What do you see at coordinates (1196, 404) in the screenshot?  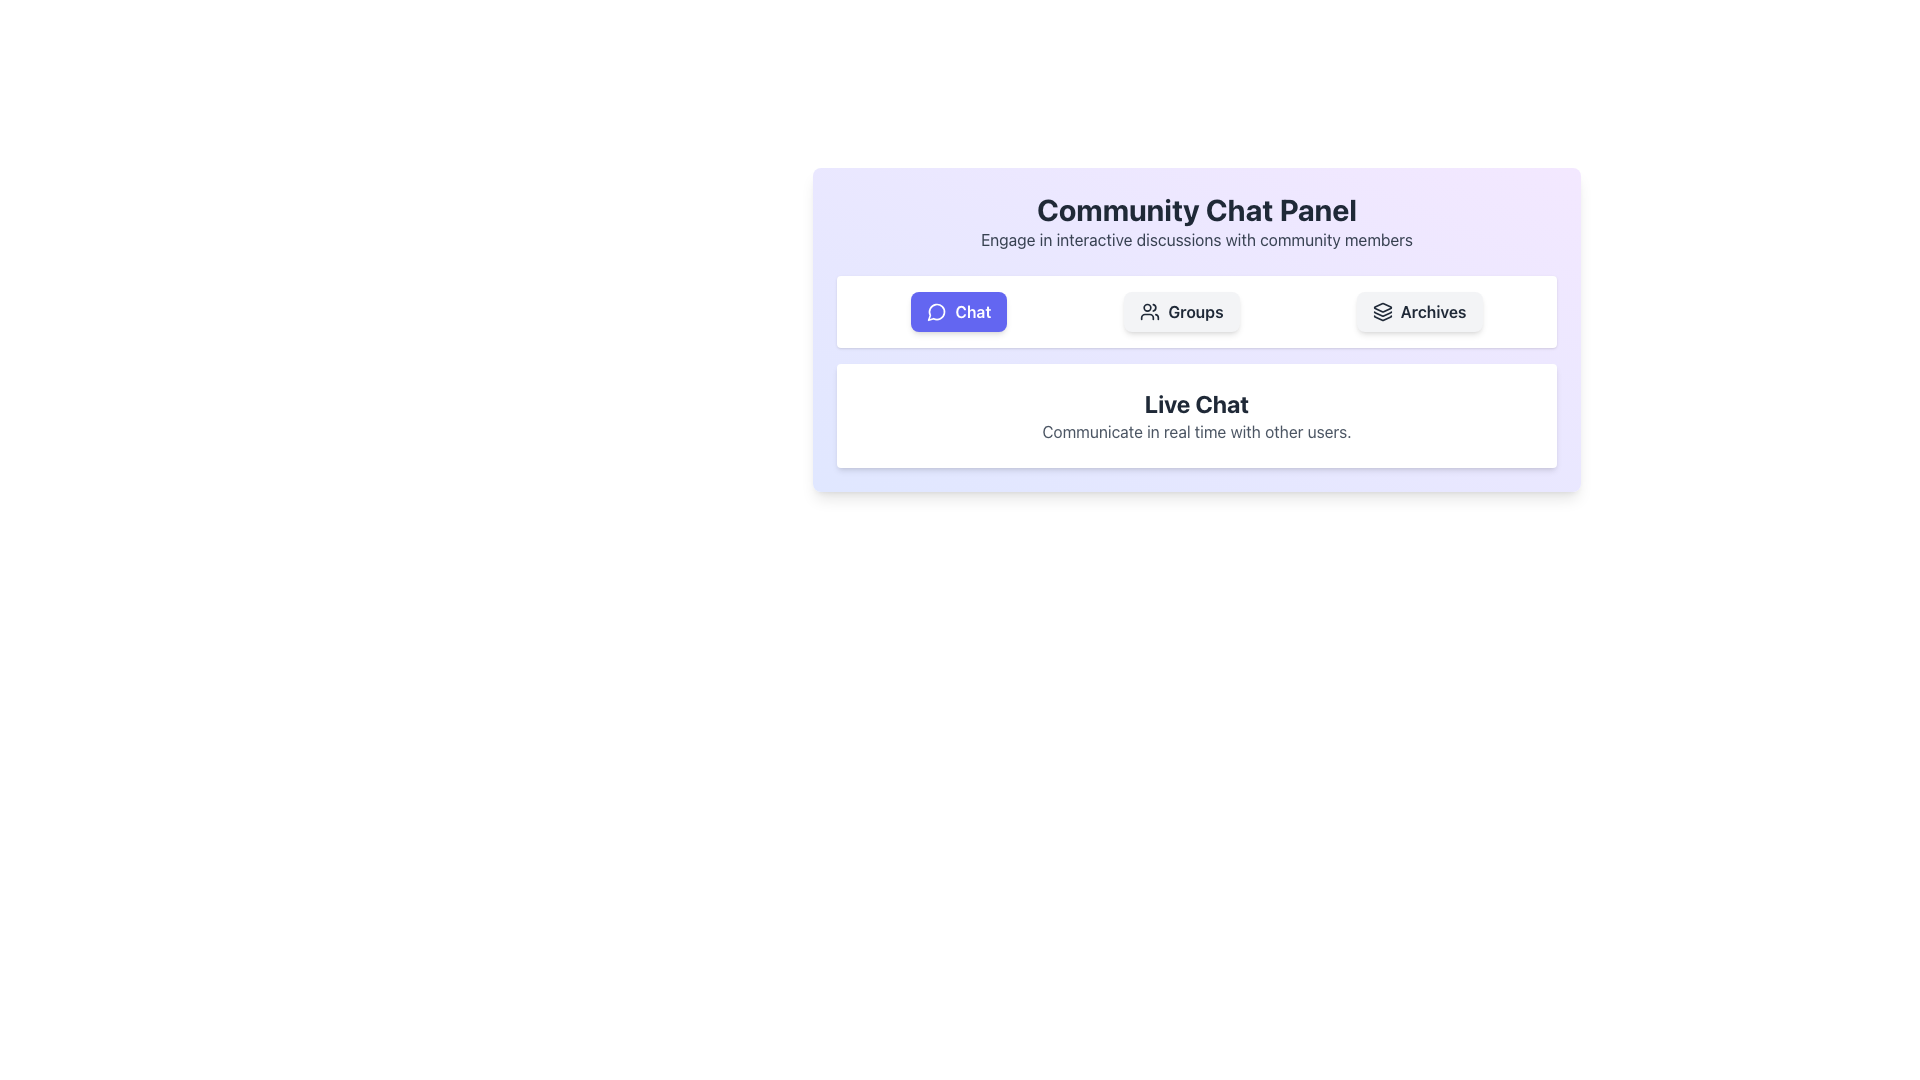 I see `the 'Live Chat' text label, which is a bold and large header displayed in a dark color, located prominently above the descriptive text in the Community Chat Panel` at bounding box center [1196, 404].